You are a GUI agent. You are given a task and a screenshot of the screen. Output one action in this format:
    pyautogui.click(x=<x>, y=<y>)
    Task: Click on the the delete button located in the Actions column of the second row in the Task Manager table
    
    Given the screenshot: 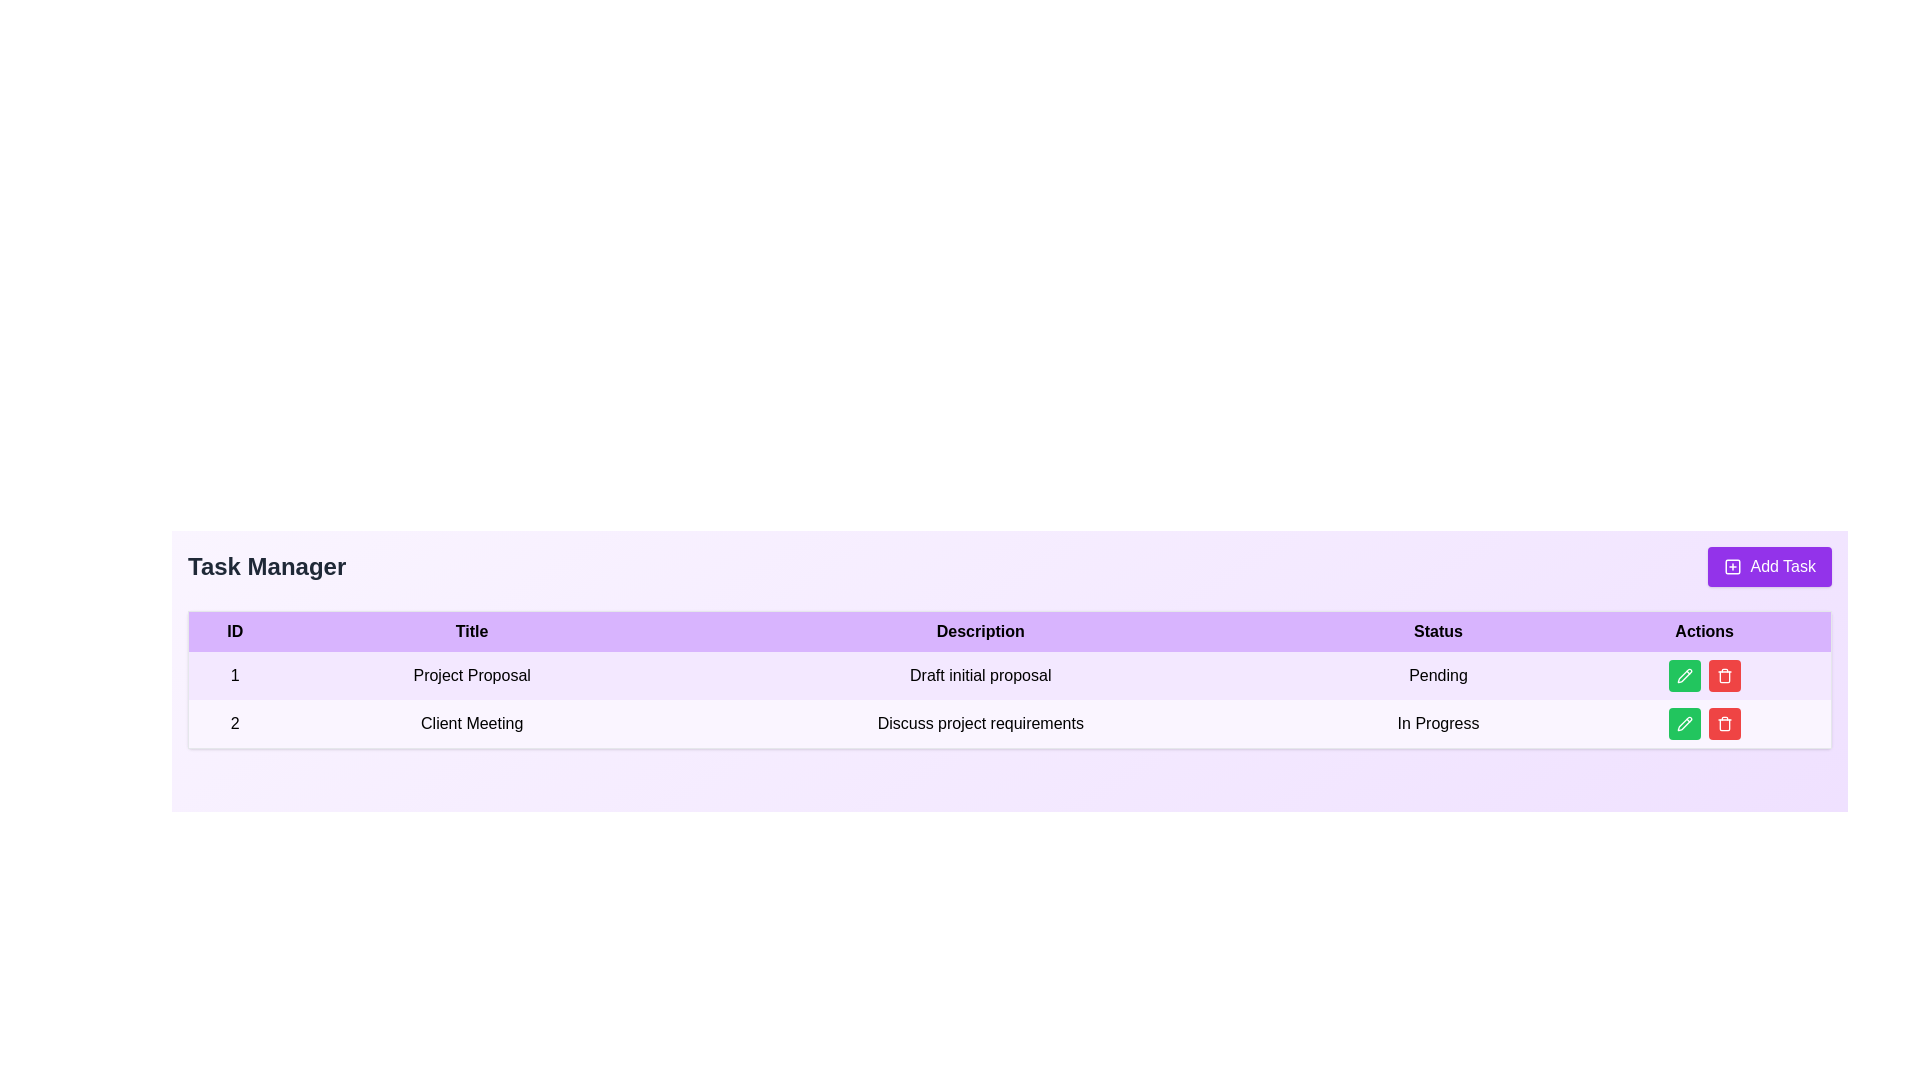 What is the action you would take?
    pyautogui.click(x=1723, y=675)
    